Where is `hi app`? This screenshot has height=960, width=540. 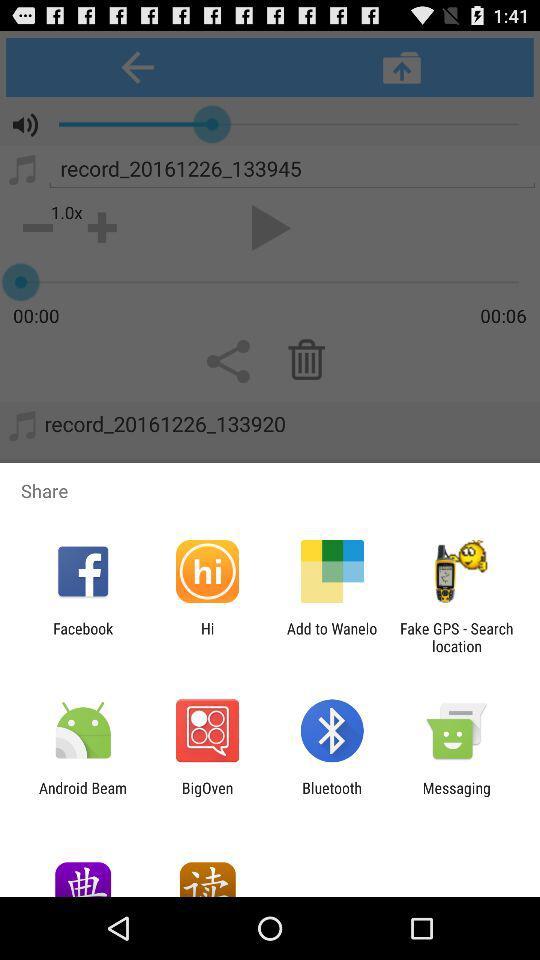
hi app is located at coordinates (206, 636).